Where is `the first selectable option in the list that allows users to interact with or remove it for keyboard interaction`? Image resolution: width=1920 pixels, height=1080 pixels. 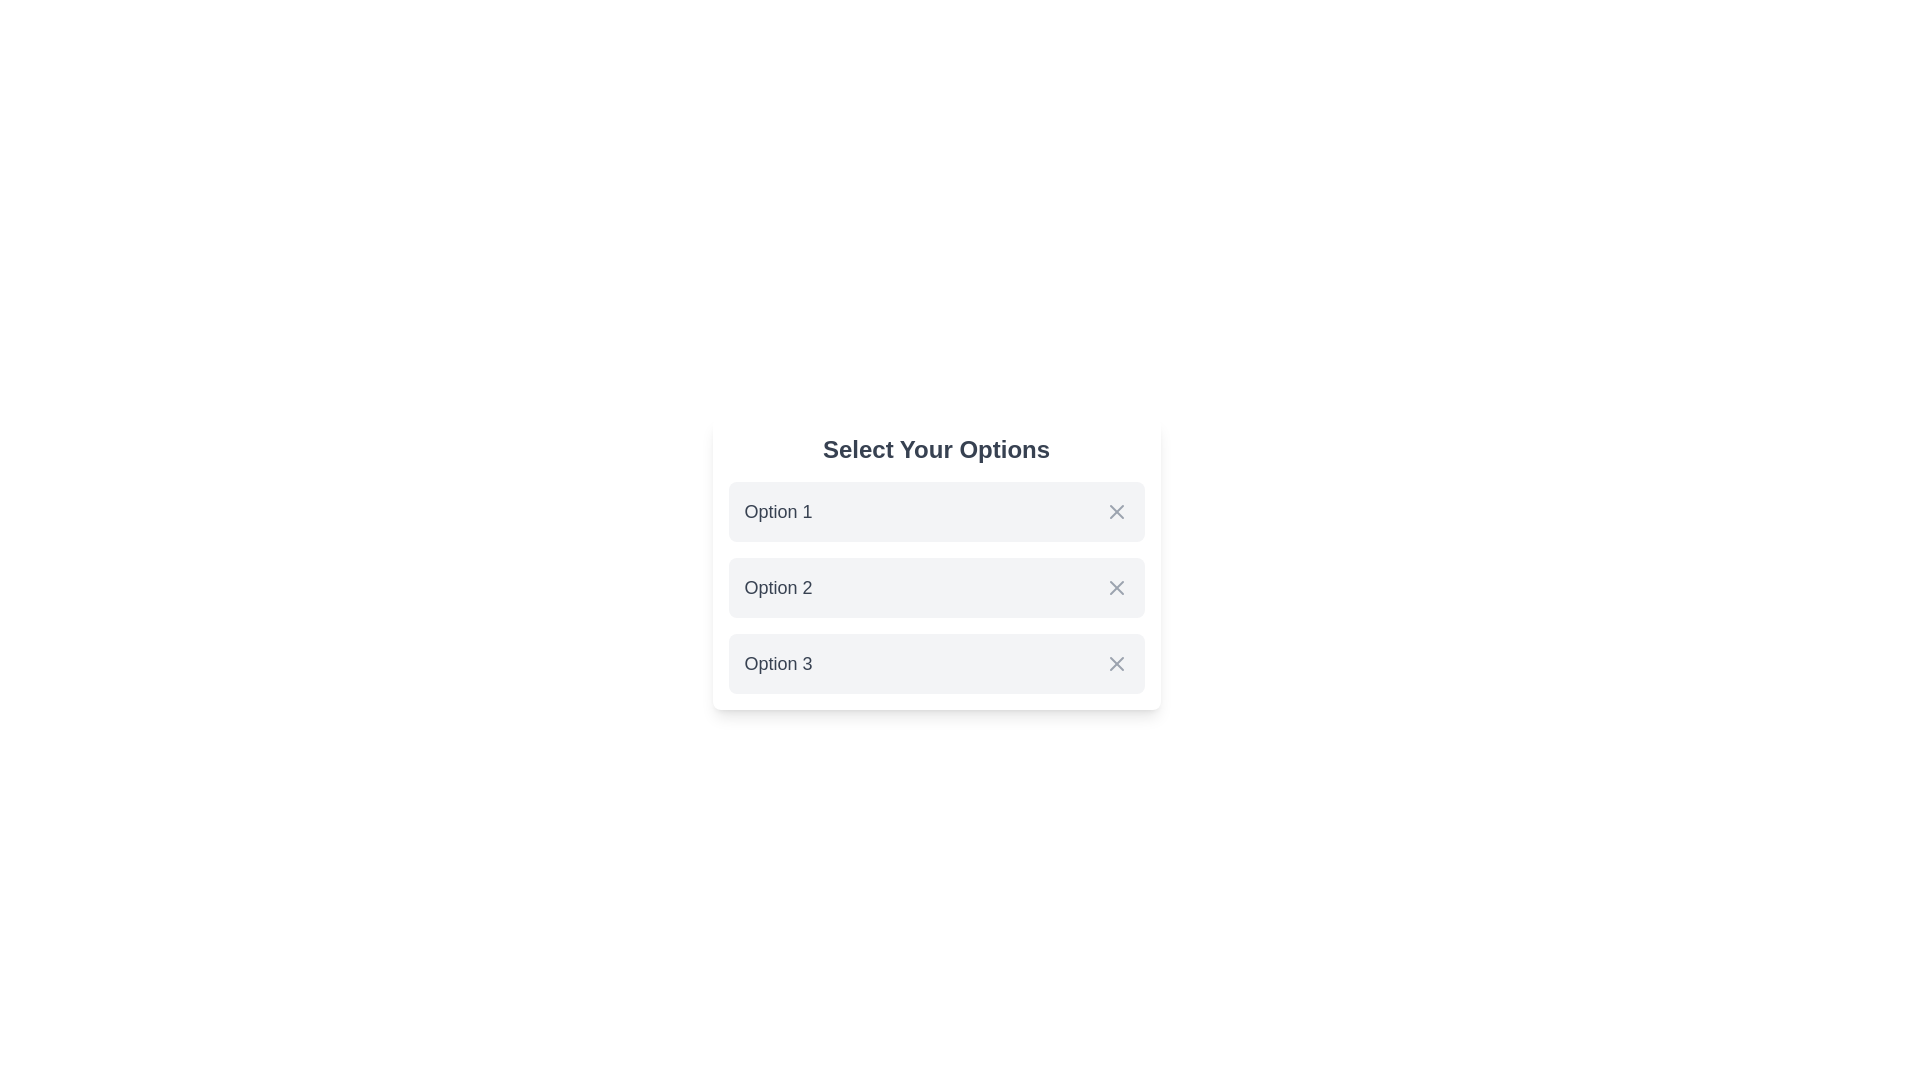
the first selectable option in the list that allows users to interact with or remove it for keyboard interaction is located at coordinates (935, 511).